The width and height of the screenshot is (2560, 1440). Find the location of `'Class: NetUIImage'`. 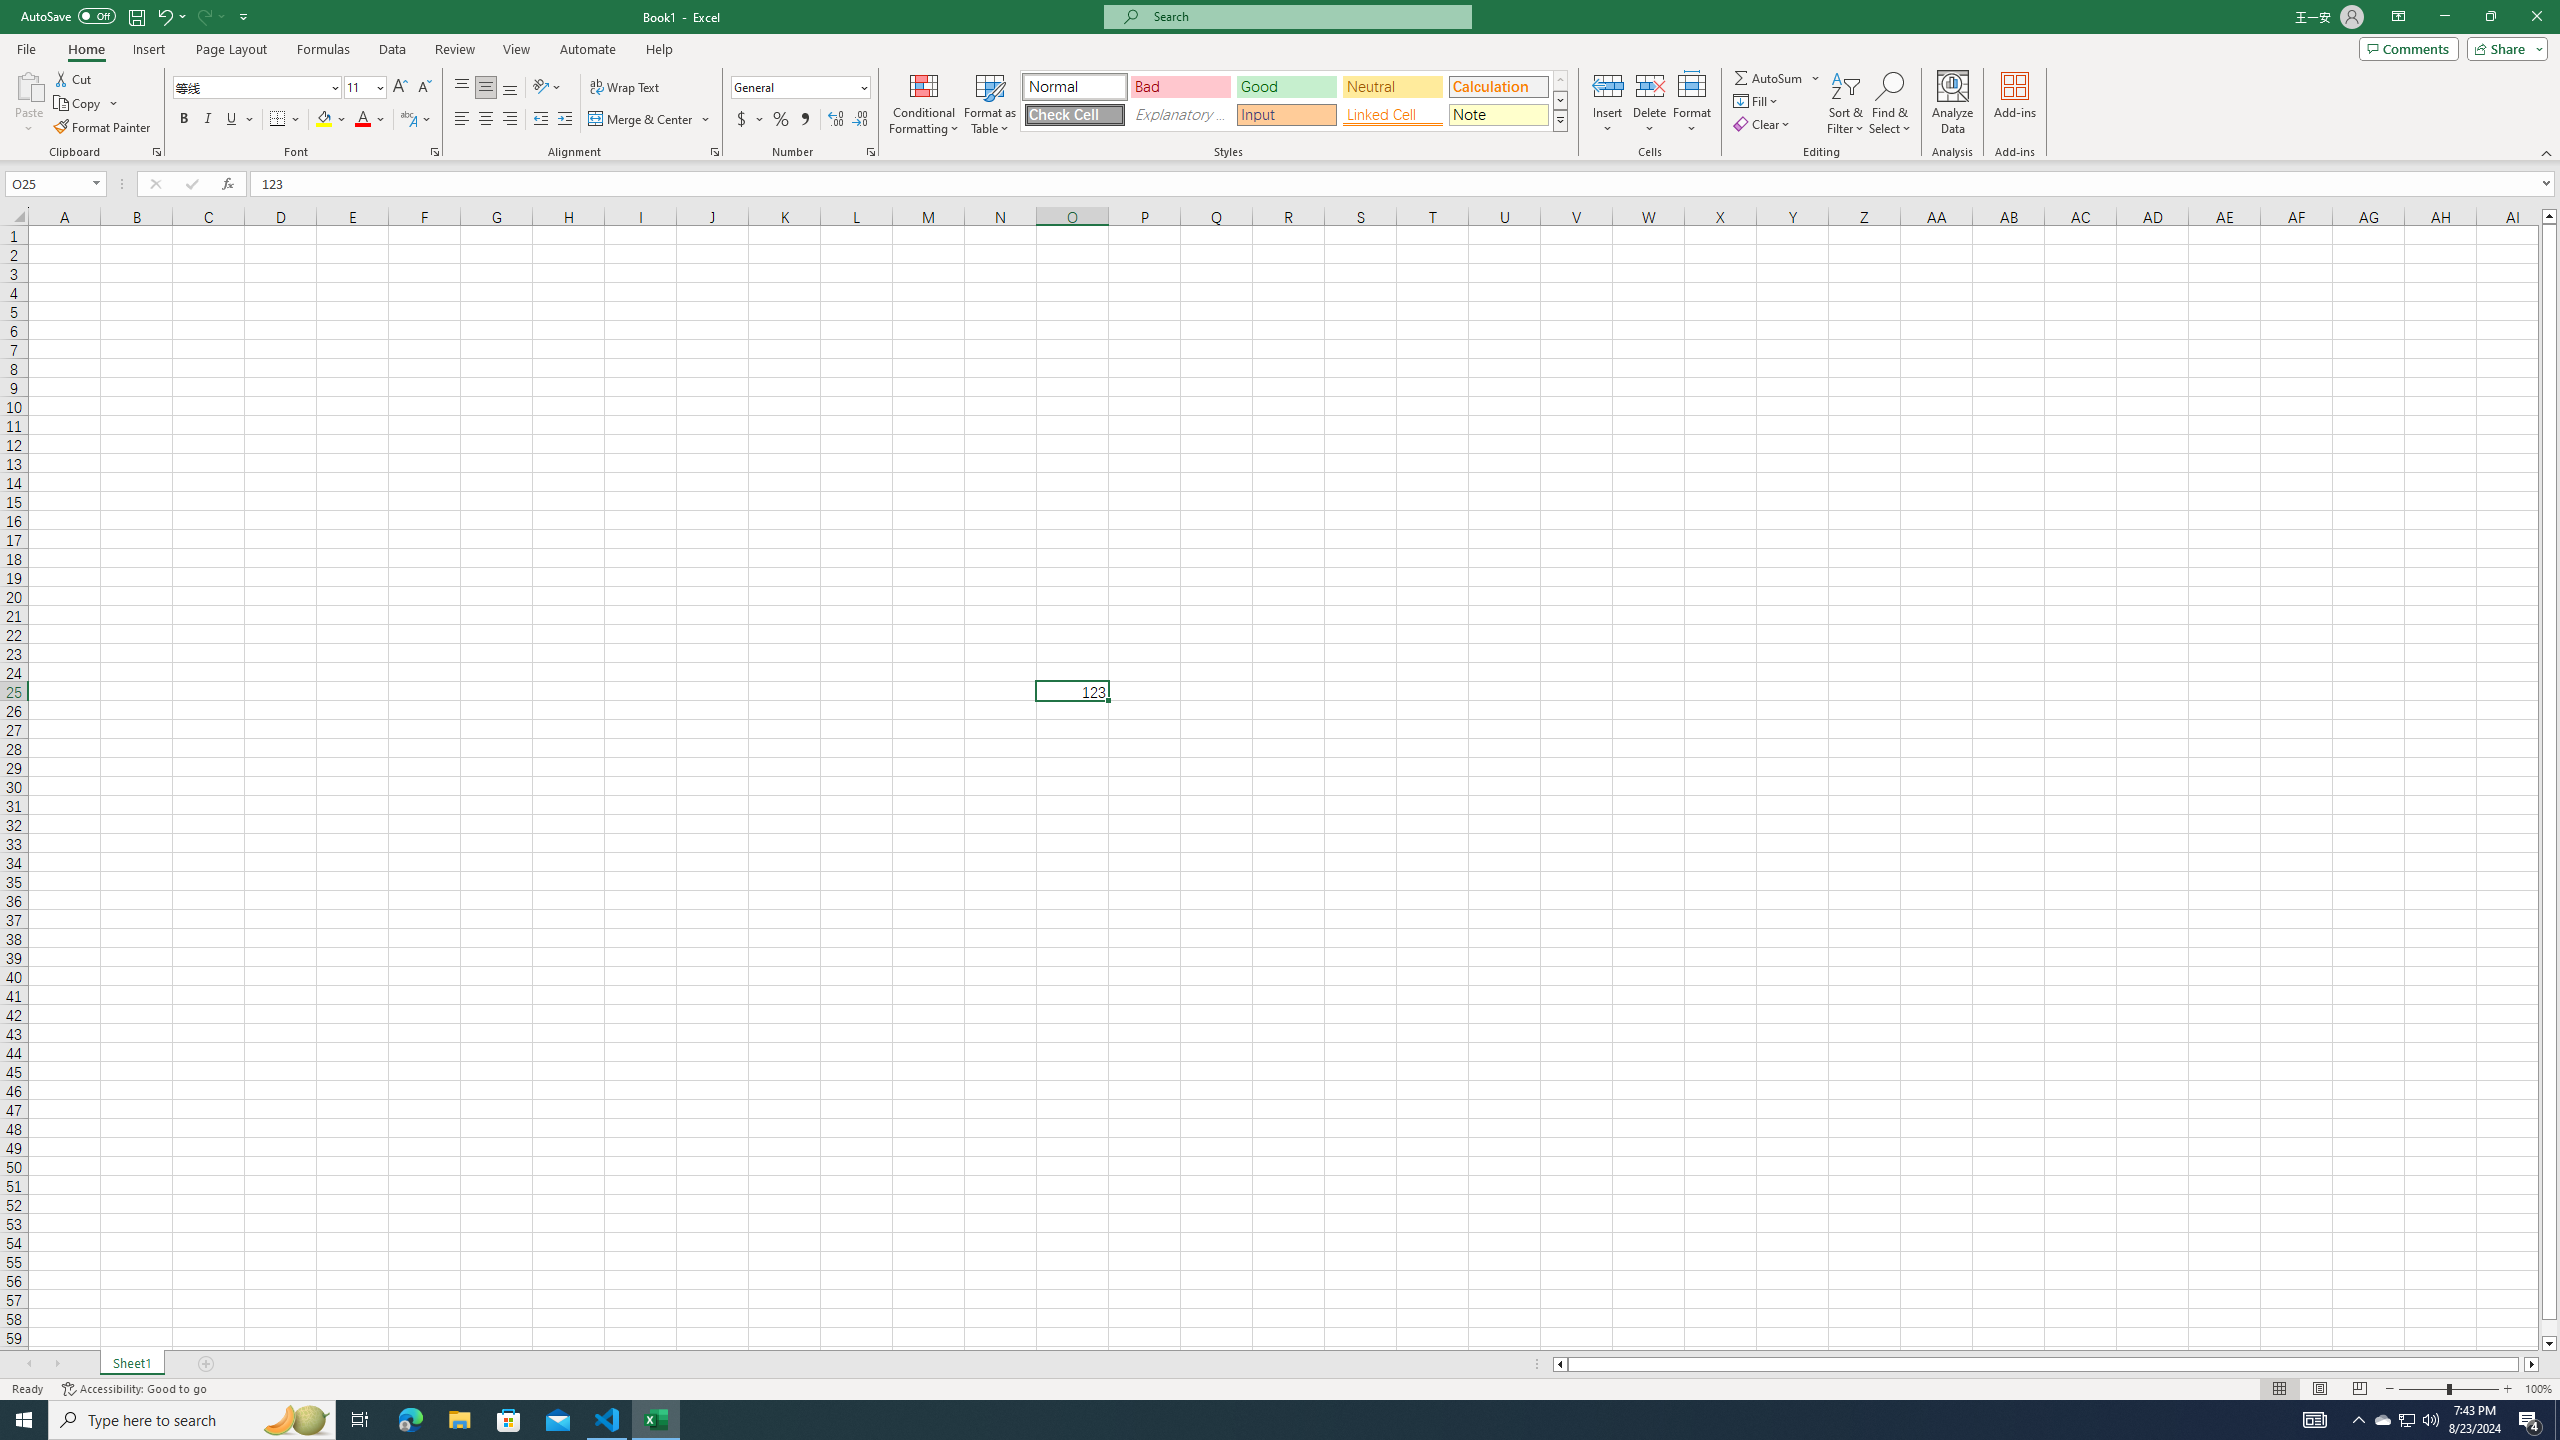

'Class: NetUIImage' is located at coordinates (1560, 119).